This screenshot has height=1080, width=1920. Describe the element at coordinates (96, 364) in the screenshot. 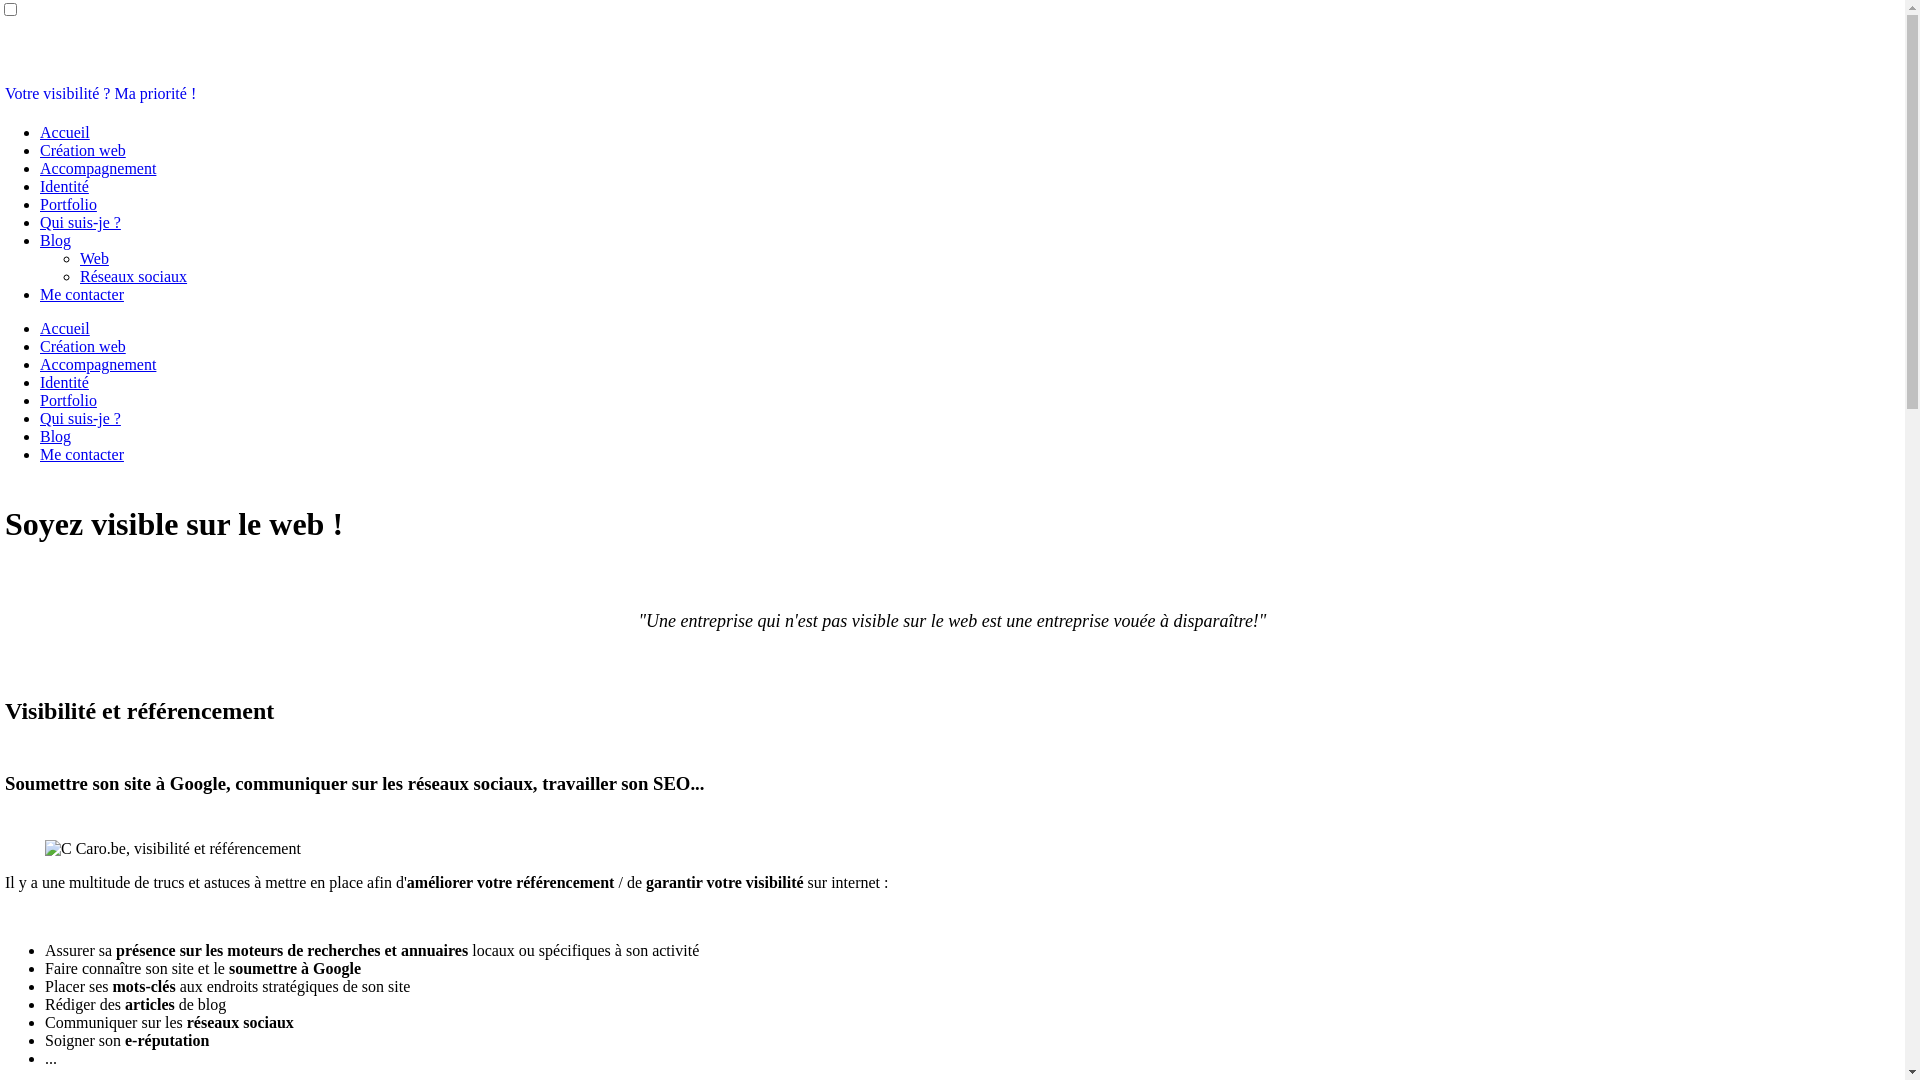

I see `'Accompagnement'` at that location.